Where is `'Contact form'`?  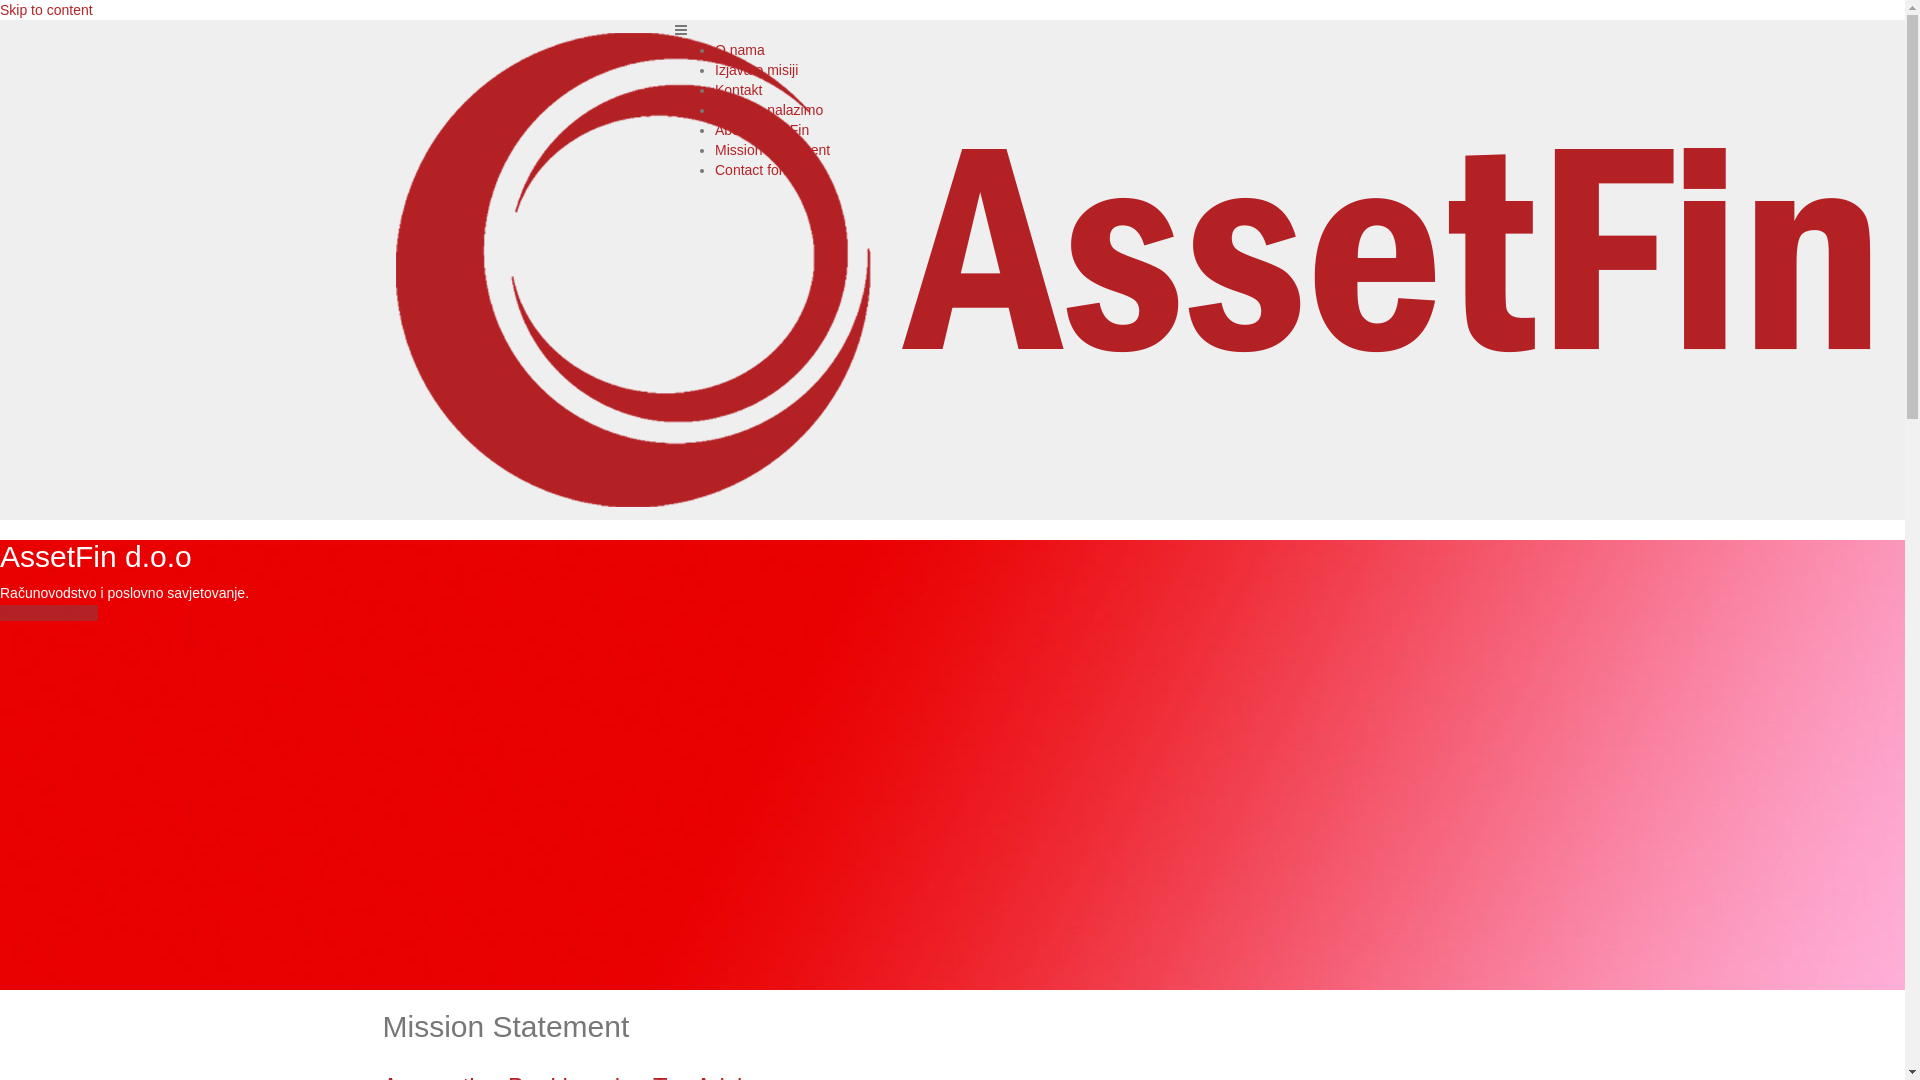
'Contact form' is located at coordinates (715, 168).